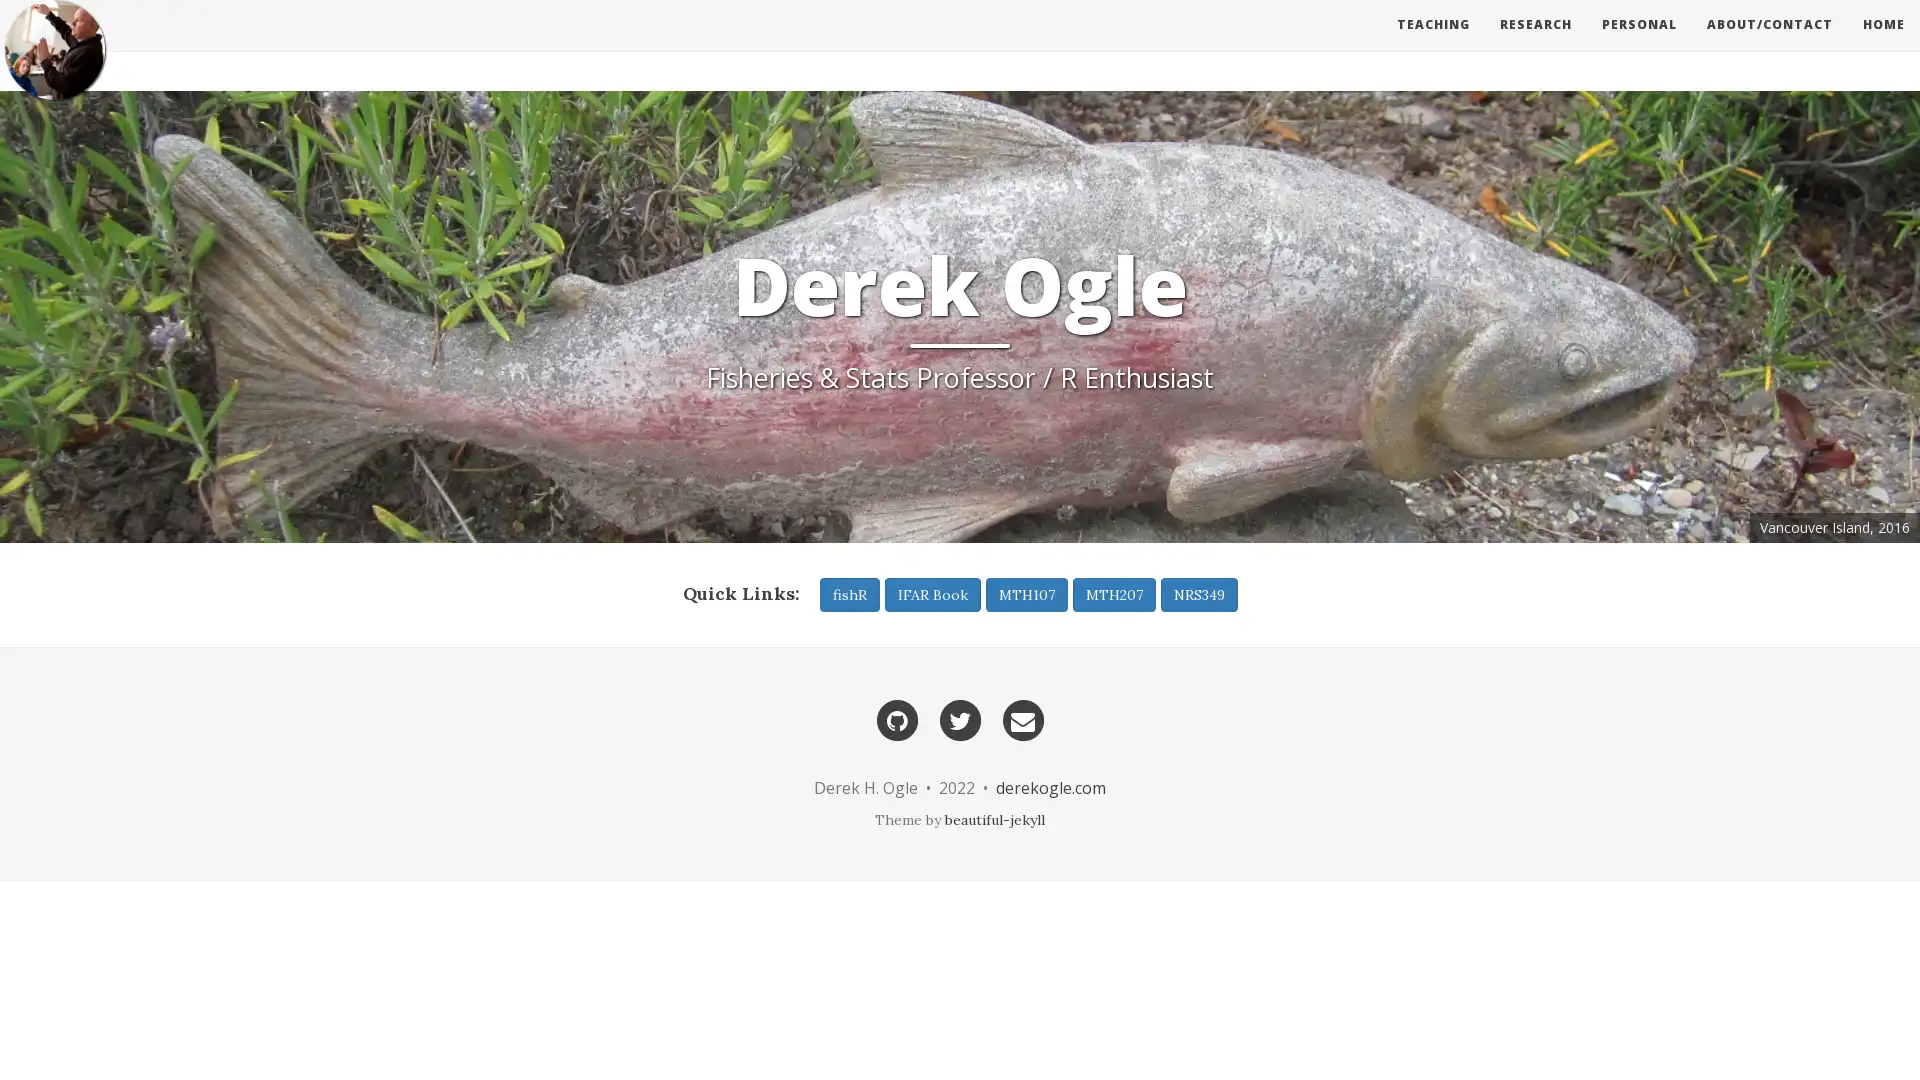 This screenshot has height=1080, width=1920. I want to click on IFAR Book, so click(930, 593).